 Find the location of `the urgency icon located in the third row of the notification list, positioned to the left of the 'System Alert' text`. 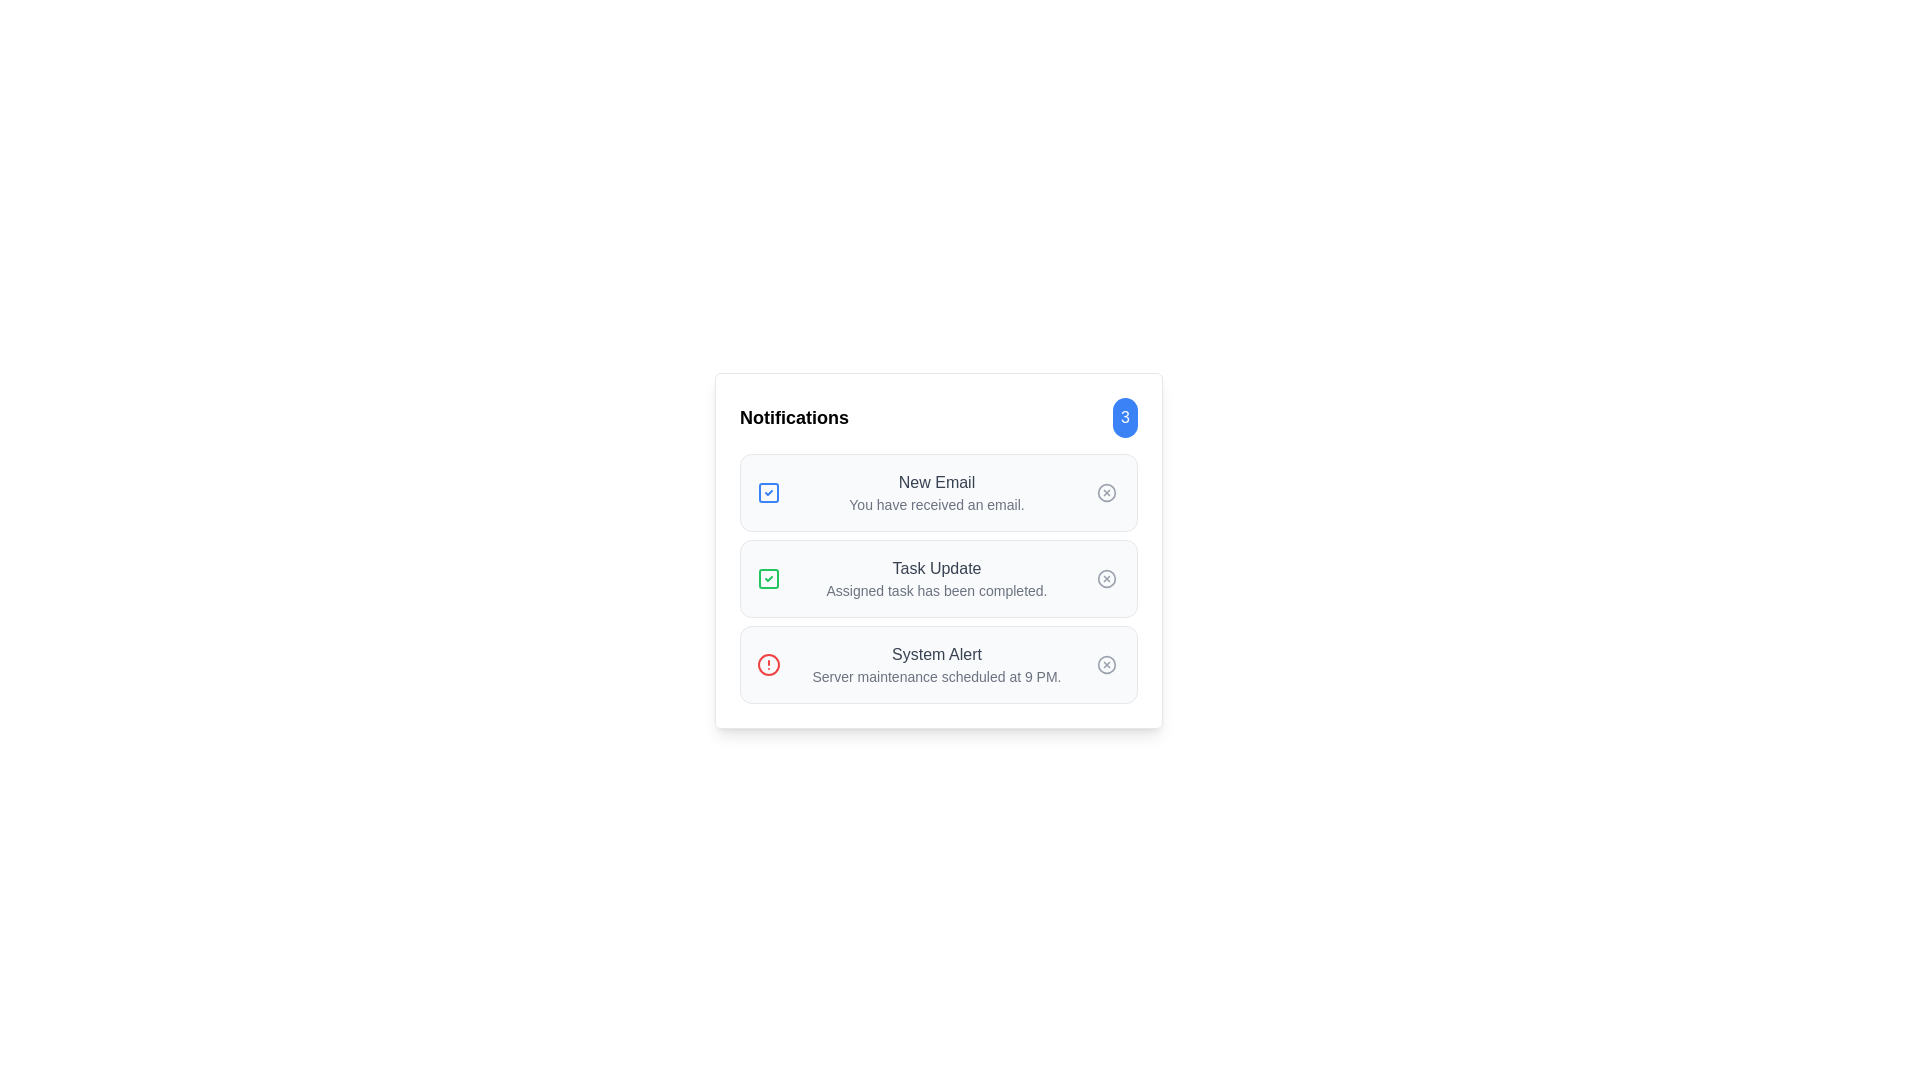

the urgency icon located in the third row of the notification list, positioned to the left of the 'System Alert' text is located at coordinates (767, 664).